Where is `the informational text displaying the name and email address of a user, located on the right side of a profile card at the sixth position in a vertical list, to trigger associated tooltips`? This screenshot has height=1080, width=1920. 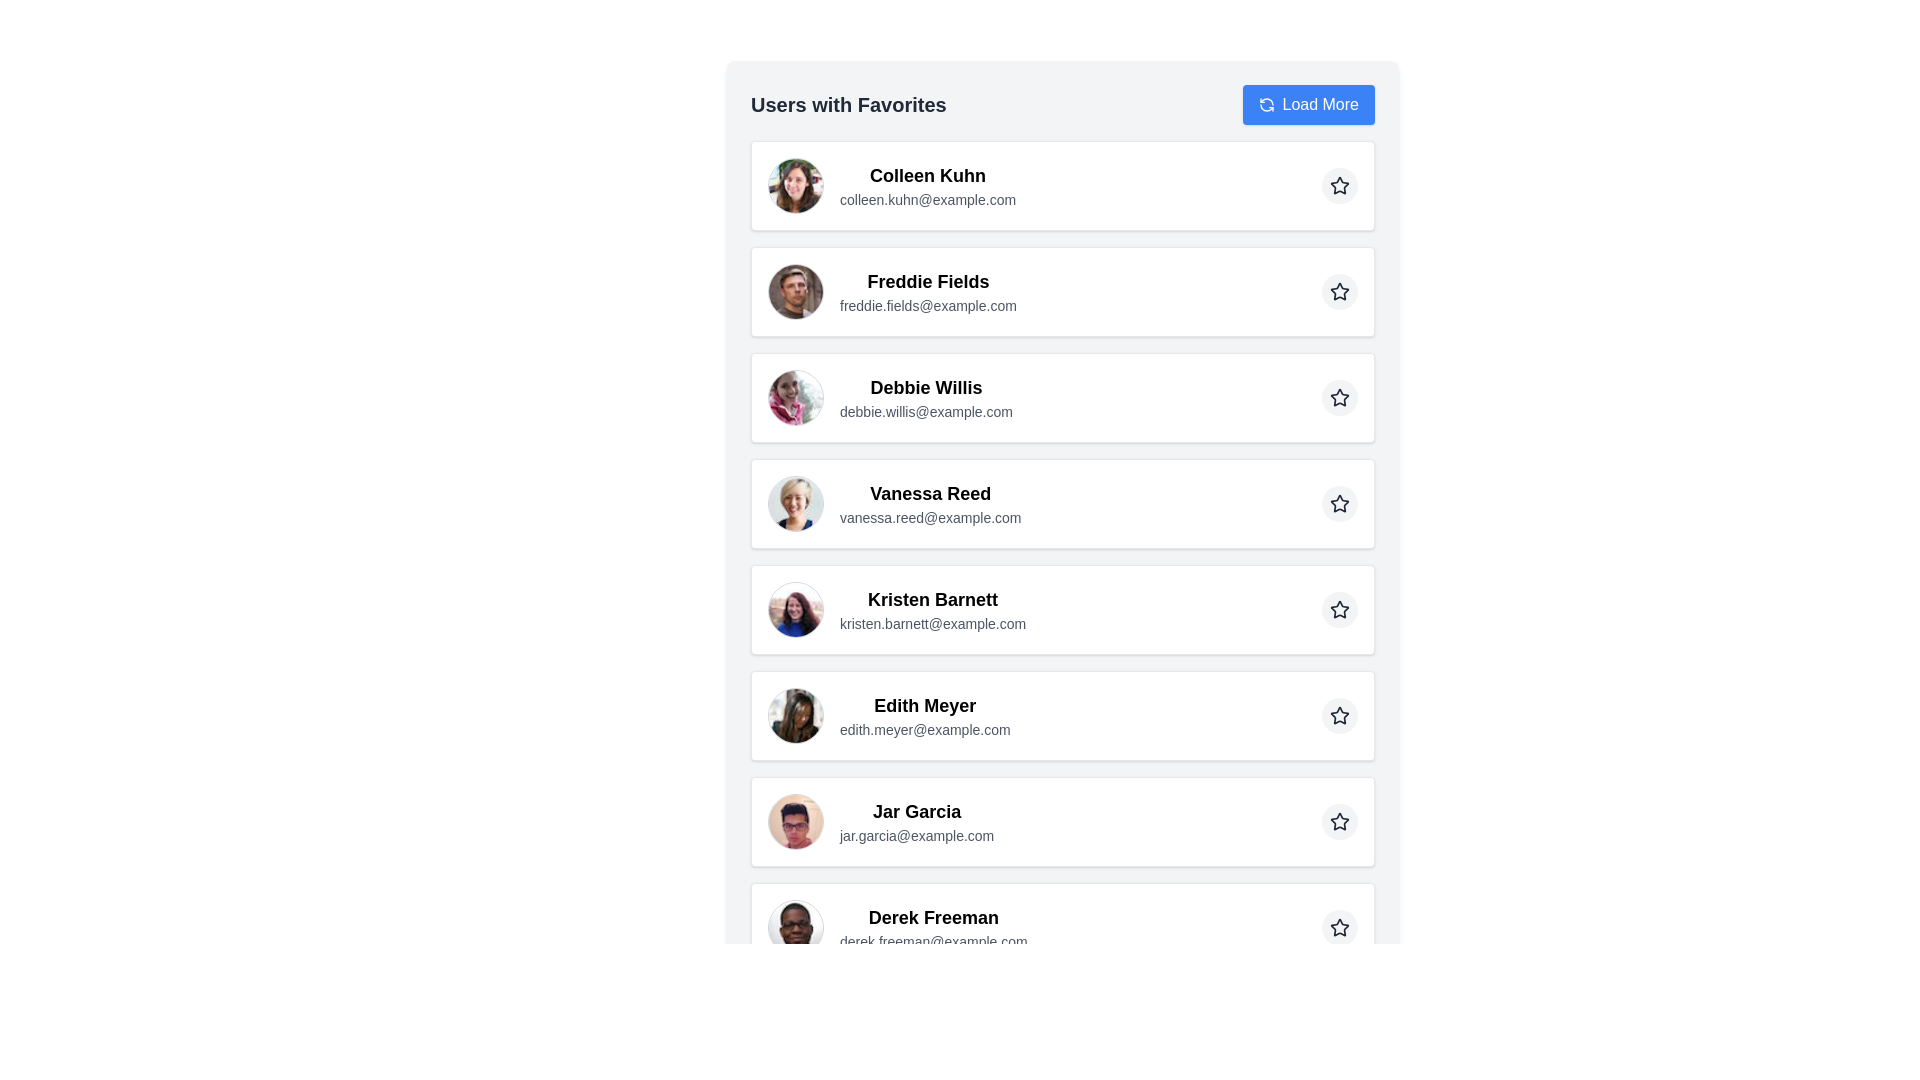 the informational text displaying the name and email address of a user, located on the right side of a profile card at the sixth position in a vertical list, to trigger associated tooltips is located at coordinates (924, 715).